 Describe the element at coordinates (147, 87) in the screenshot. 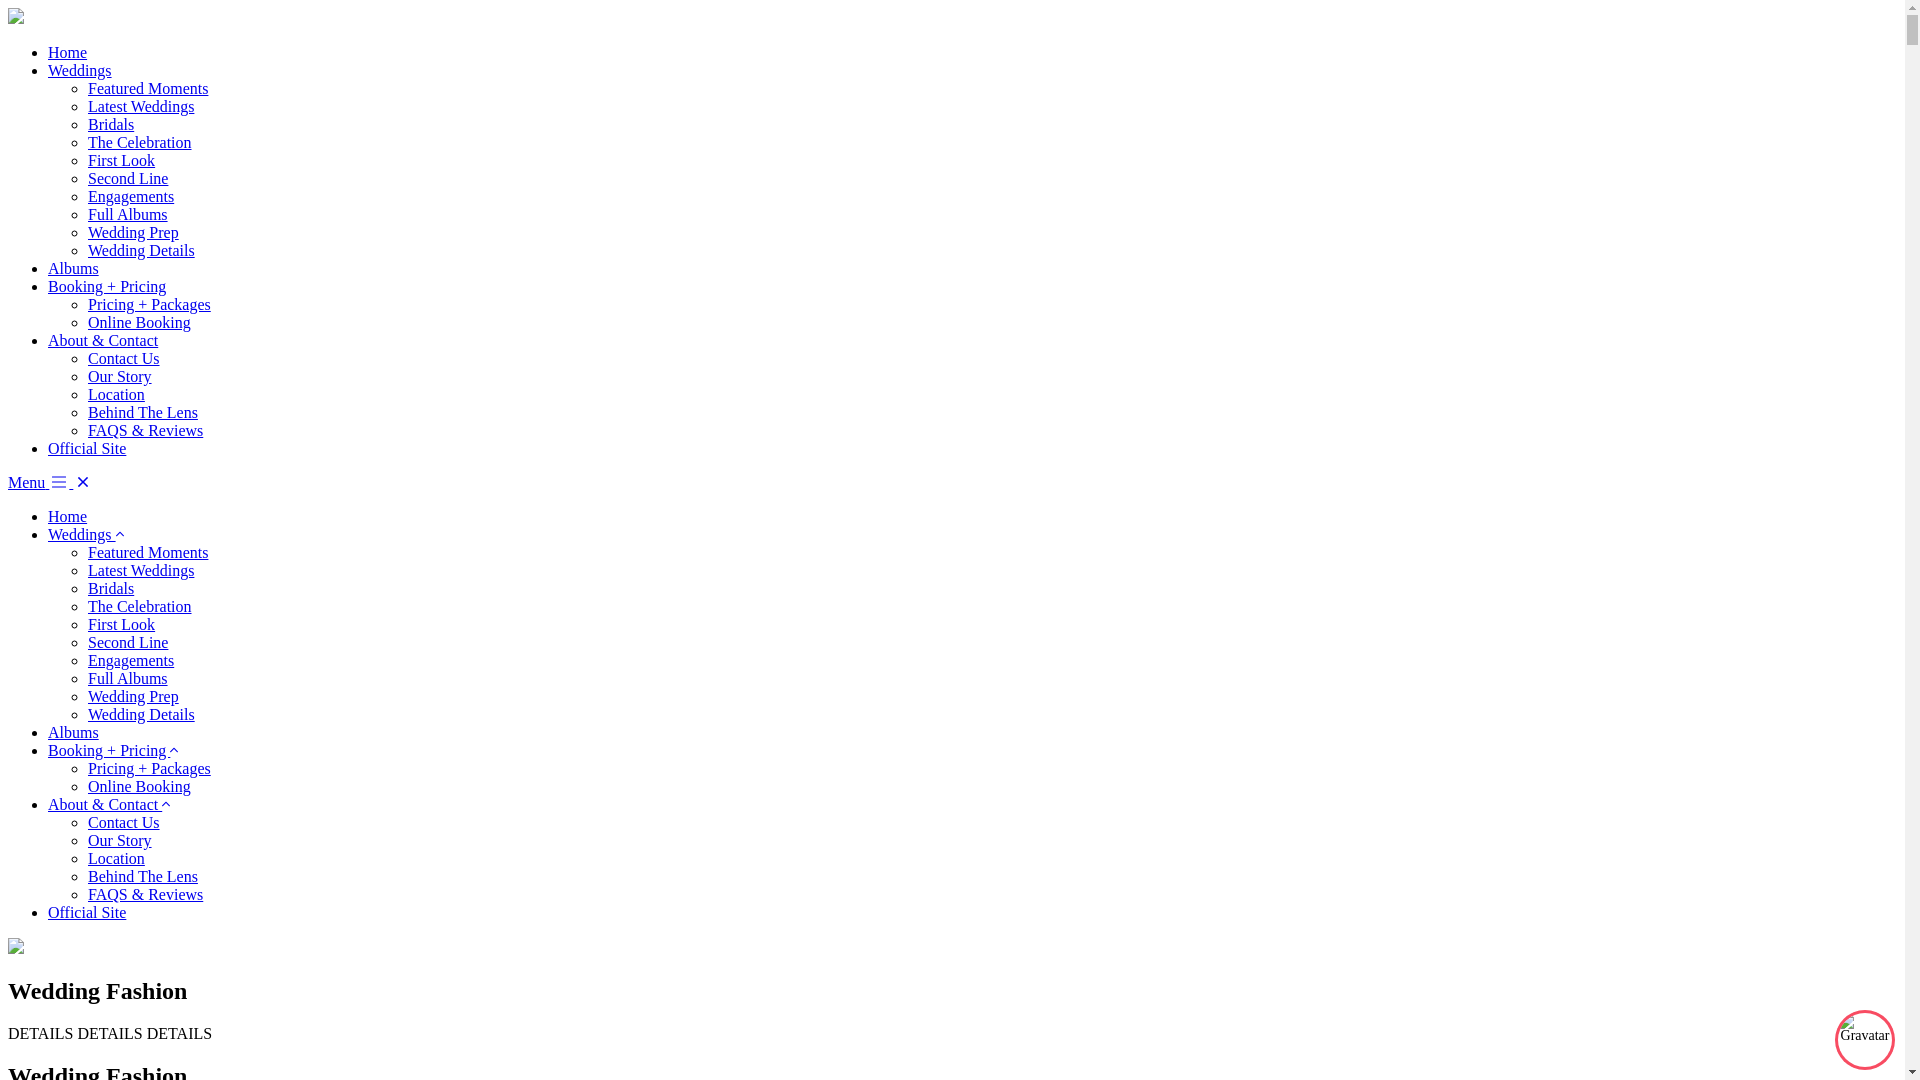

I see `'Featured Moments'` at that location.